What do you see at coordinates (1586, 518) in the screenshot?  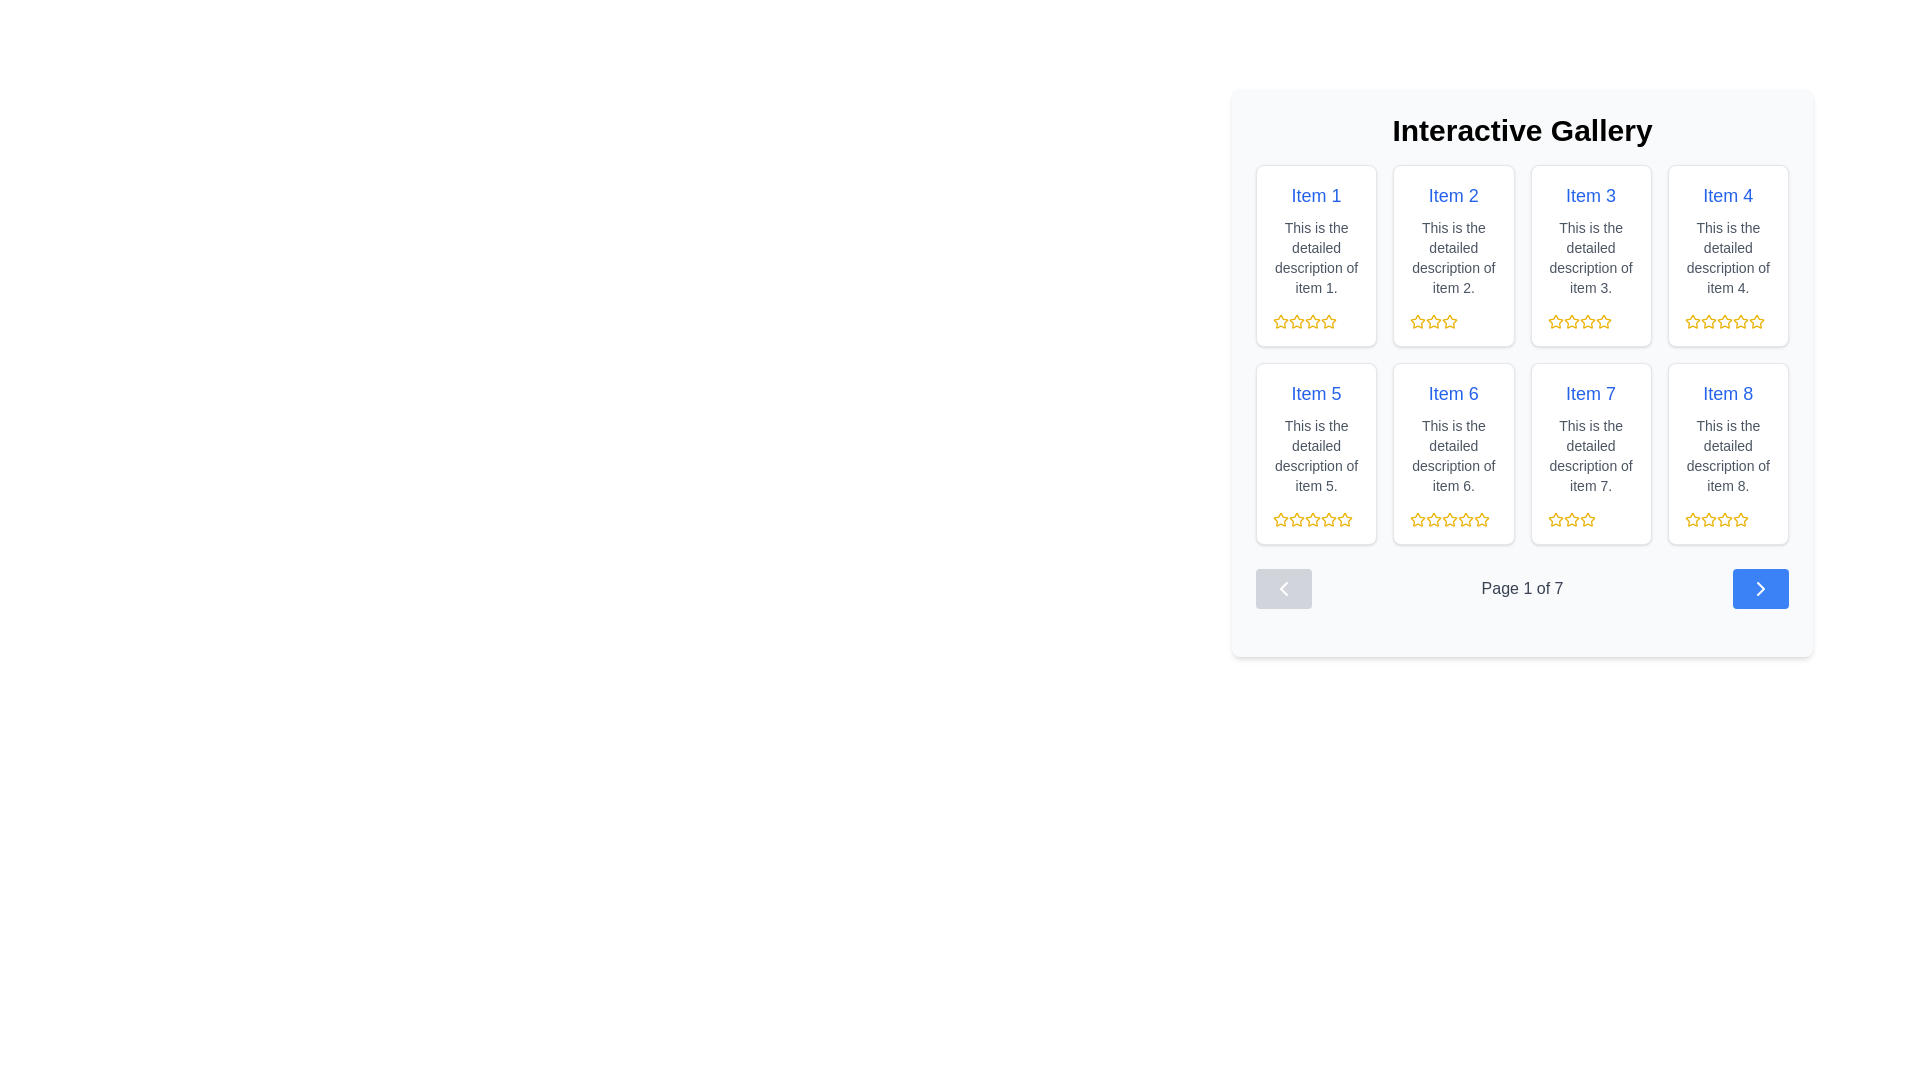 I see `the second star-shaped icon with a yellow outline in the rating system for 'Item 7'` at bounding box center [1586, 518].